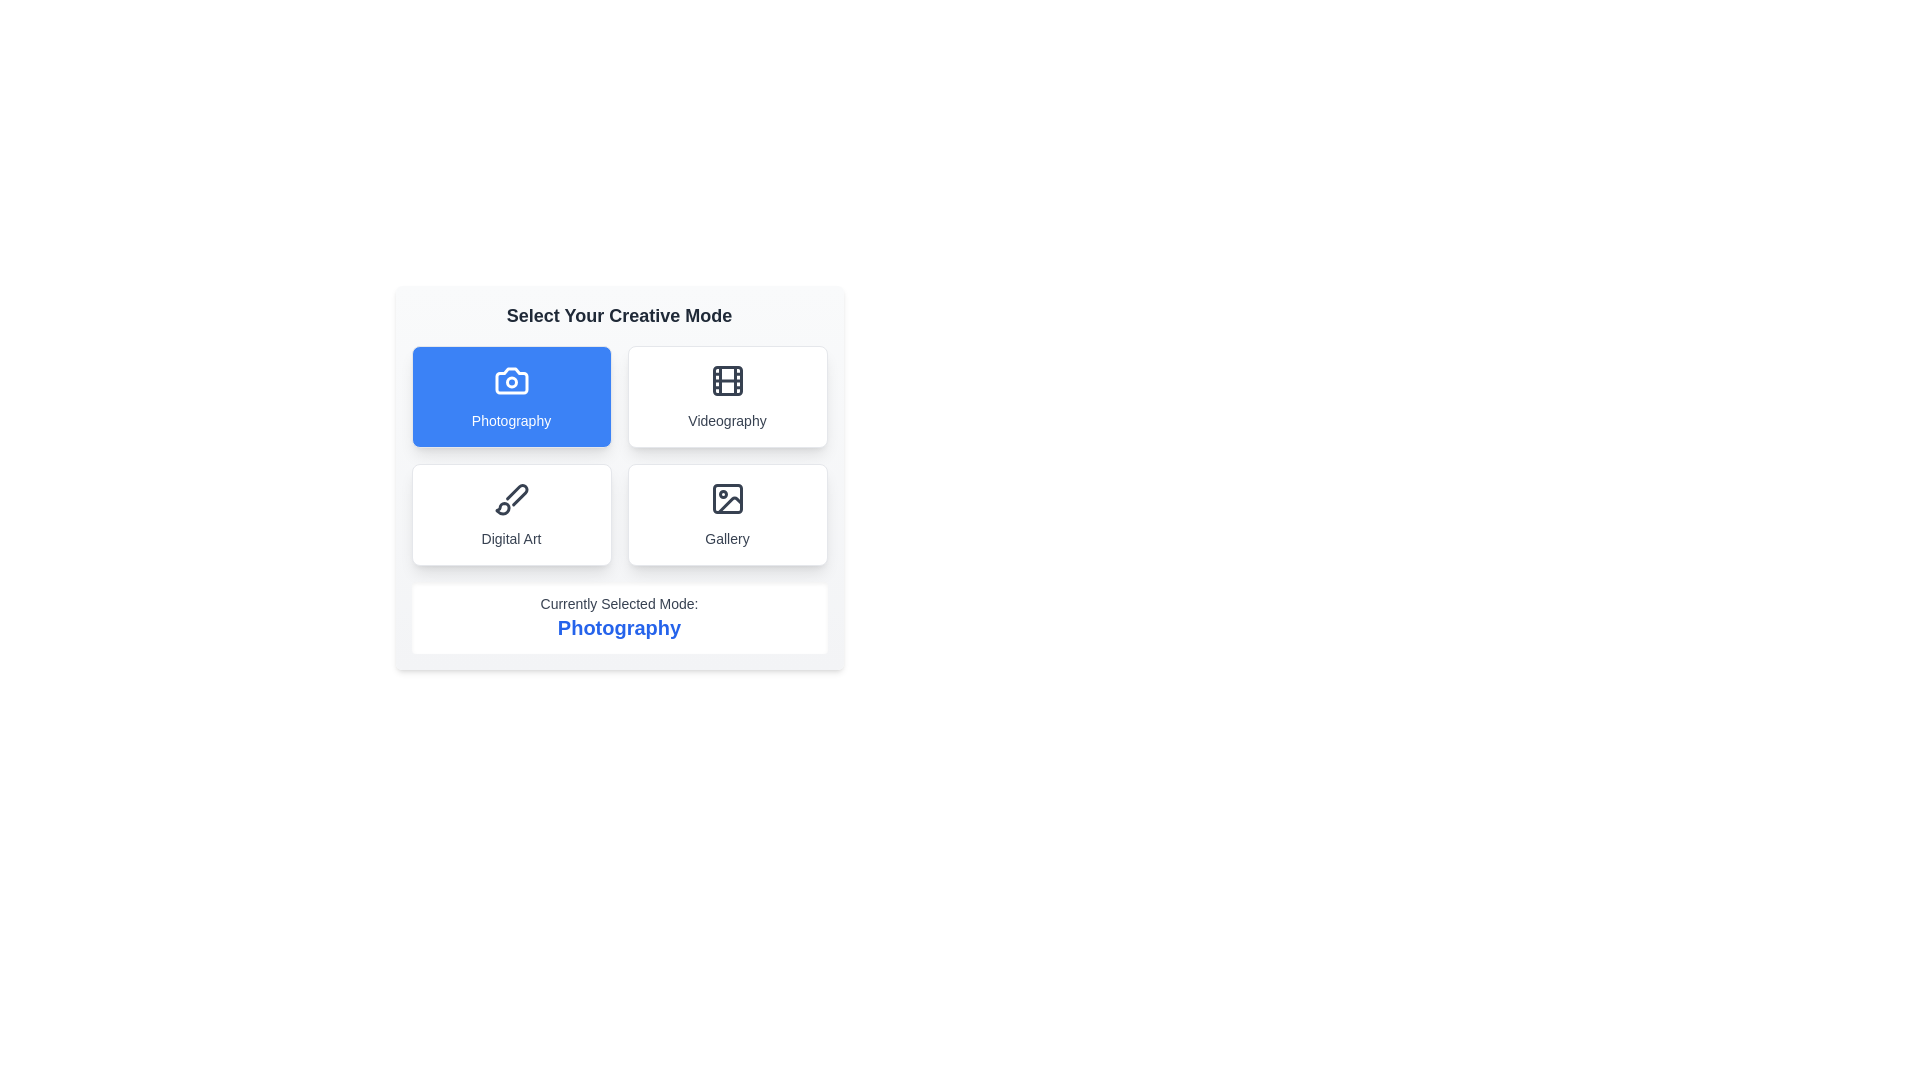 The height and width of the screenshot is (1080, 1920). I want to click on the Photography button to observe hover effects, so click(511, 397).